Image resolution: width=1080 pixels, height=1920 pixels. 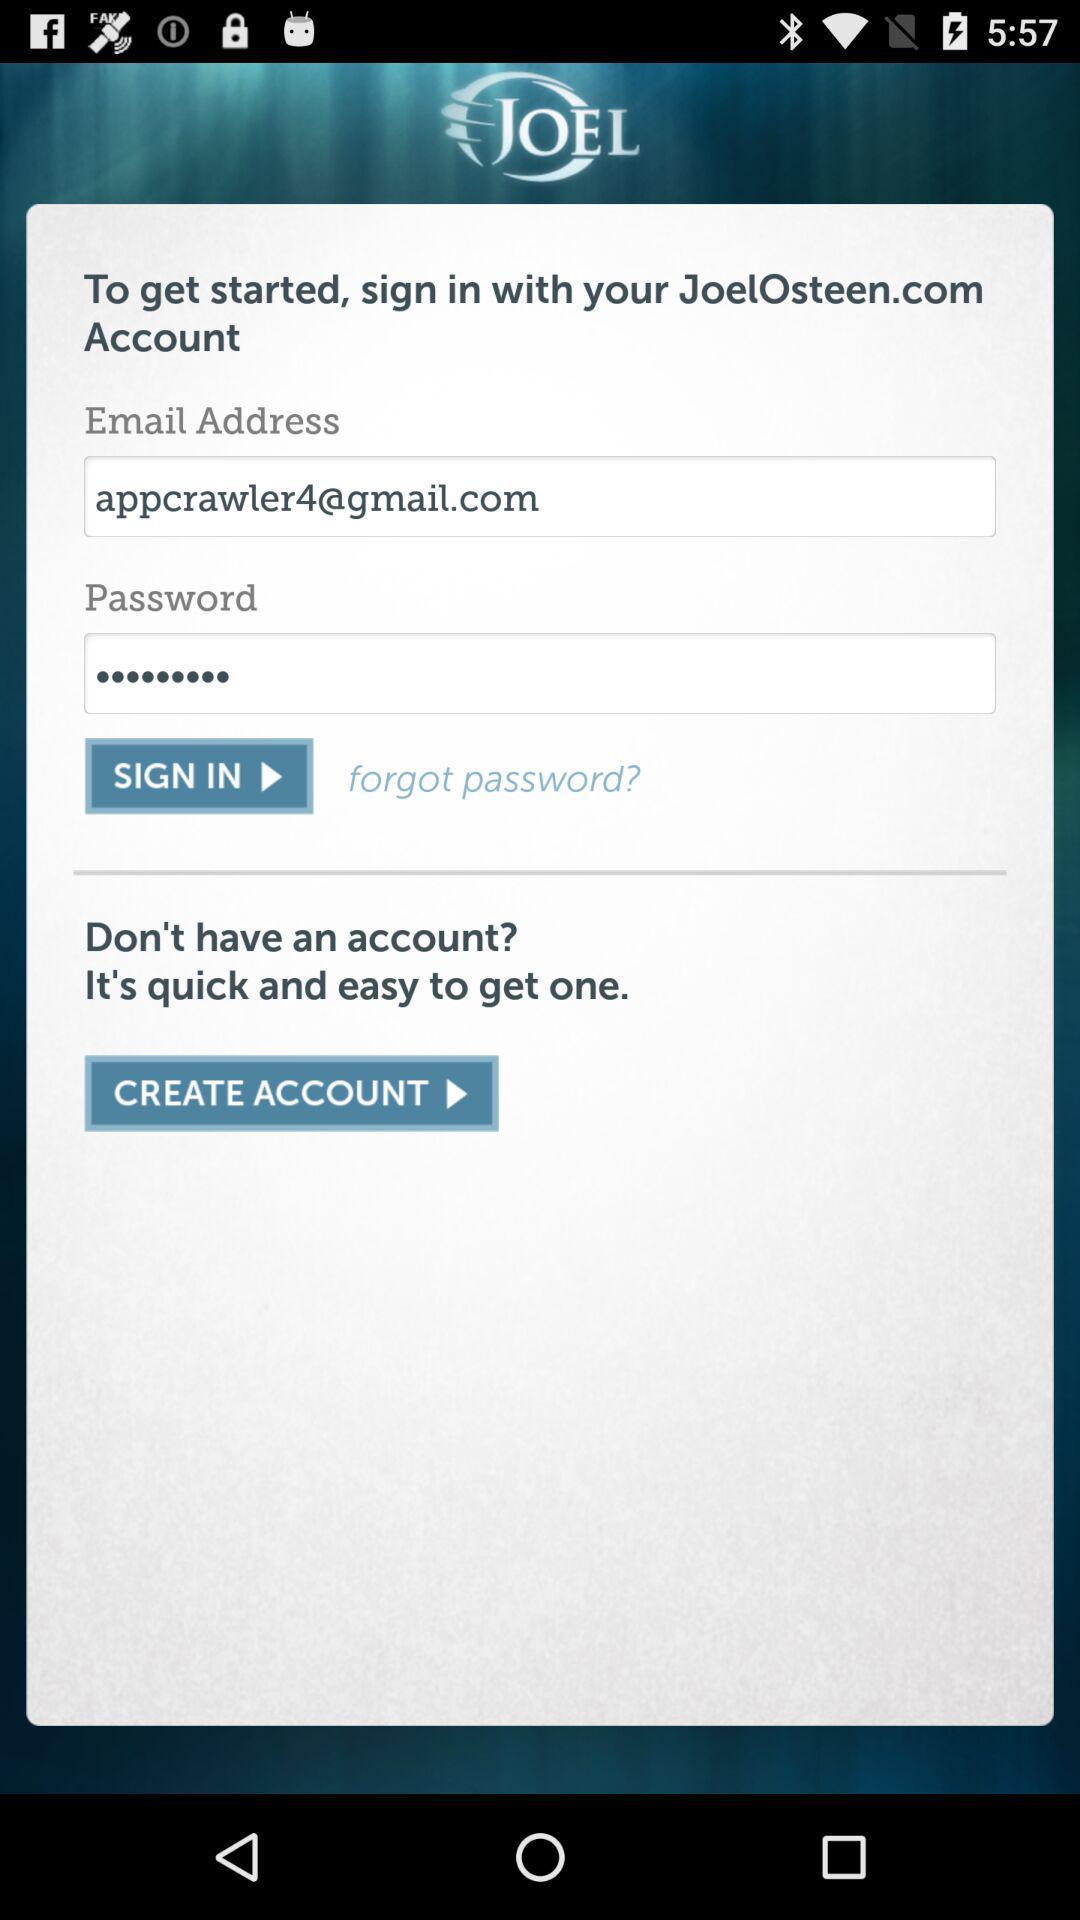 What do you see at coordinates (198, 775) in the screenshot?
I see `the item below the crowd3116 icon` at bounding box center [198, 775].